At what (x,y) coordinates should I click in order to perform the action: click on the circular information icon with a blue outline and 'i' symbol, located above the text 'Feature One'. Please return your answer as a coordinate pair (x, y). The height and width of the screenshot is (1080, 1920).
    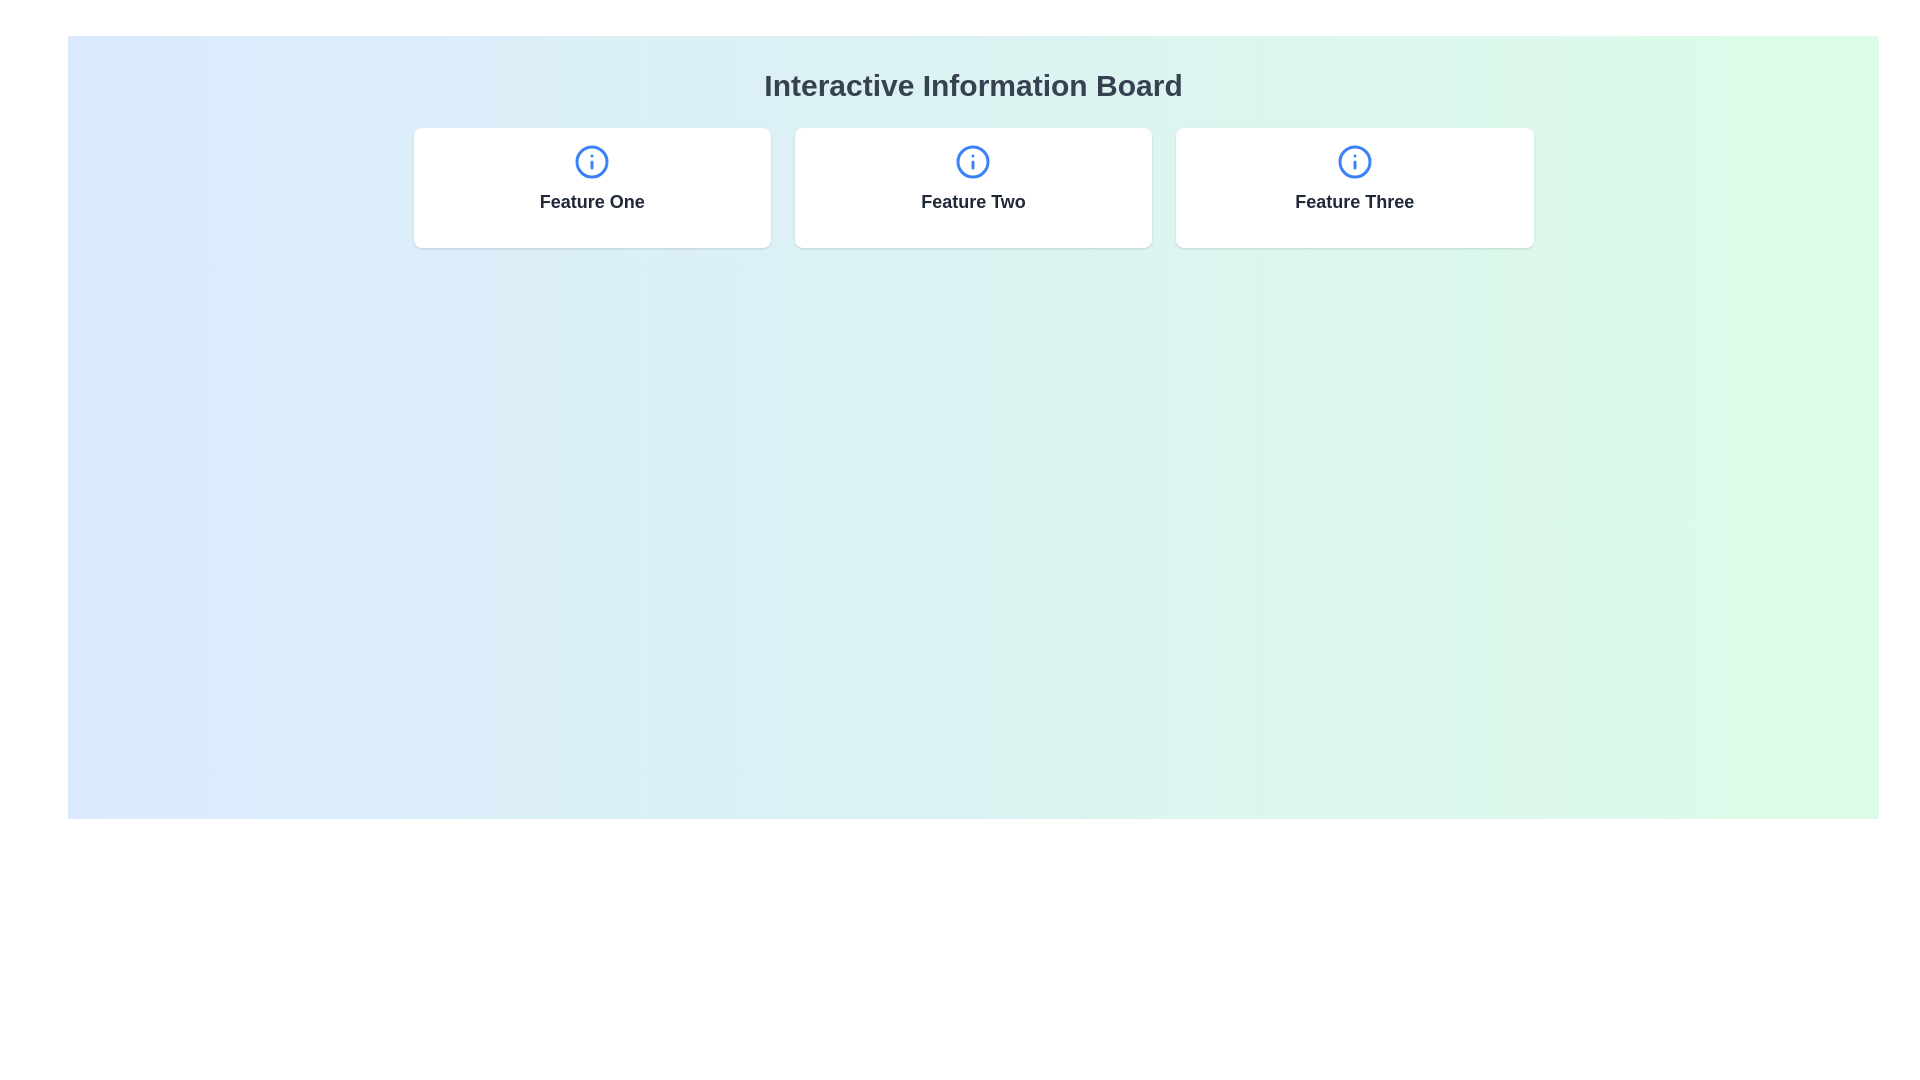
    Looking at the image, I should click on (591, 161).